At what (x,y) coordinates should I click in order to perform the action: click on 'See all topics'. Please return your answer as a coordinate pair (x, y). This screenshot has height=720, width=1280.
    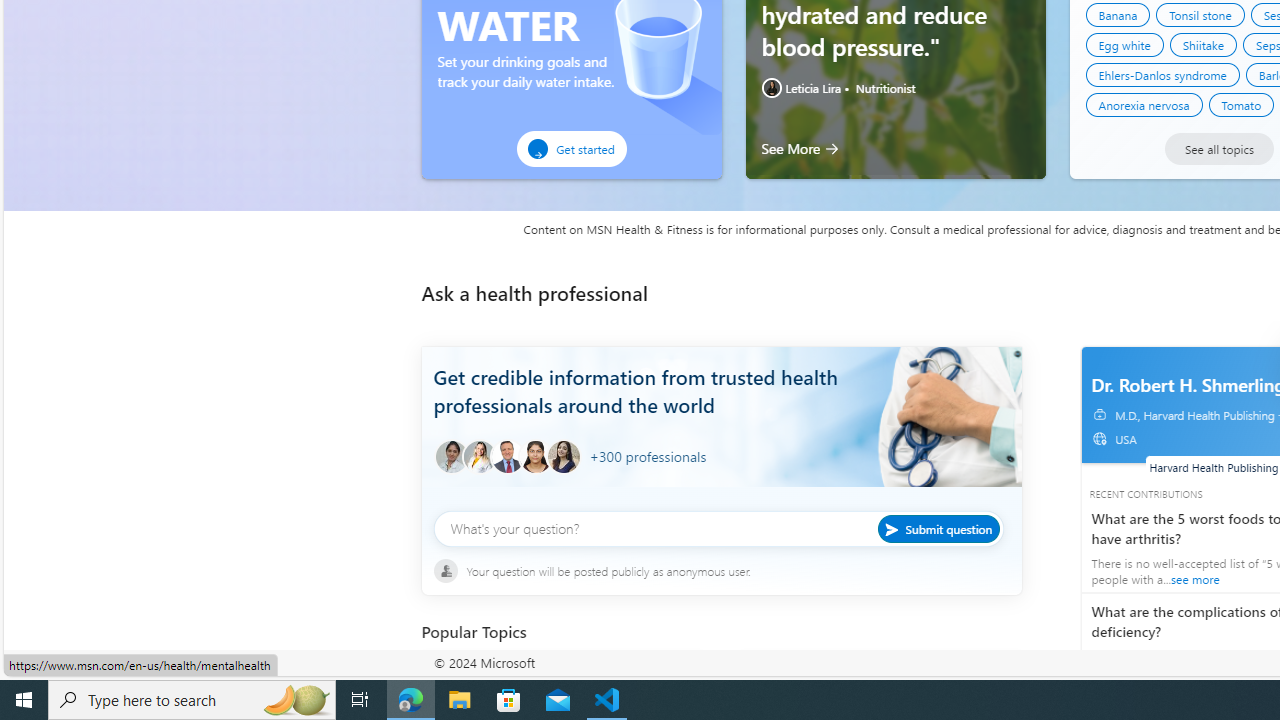
    Looking at the image, I should click on (1218, 148).